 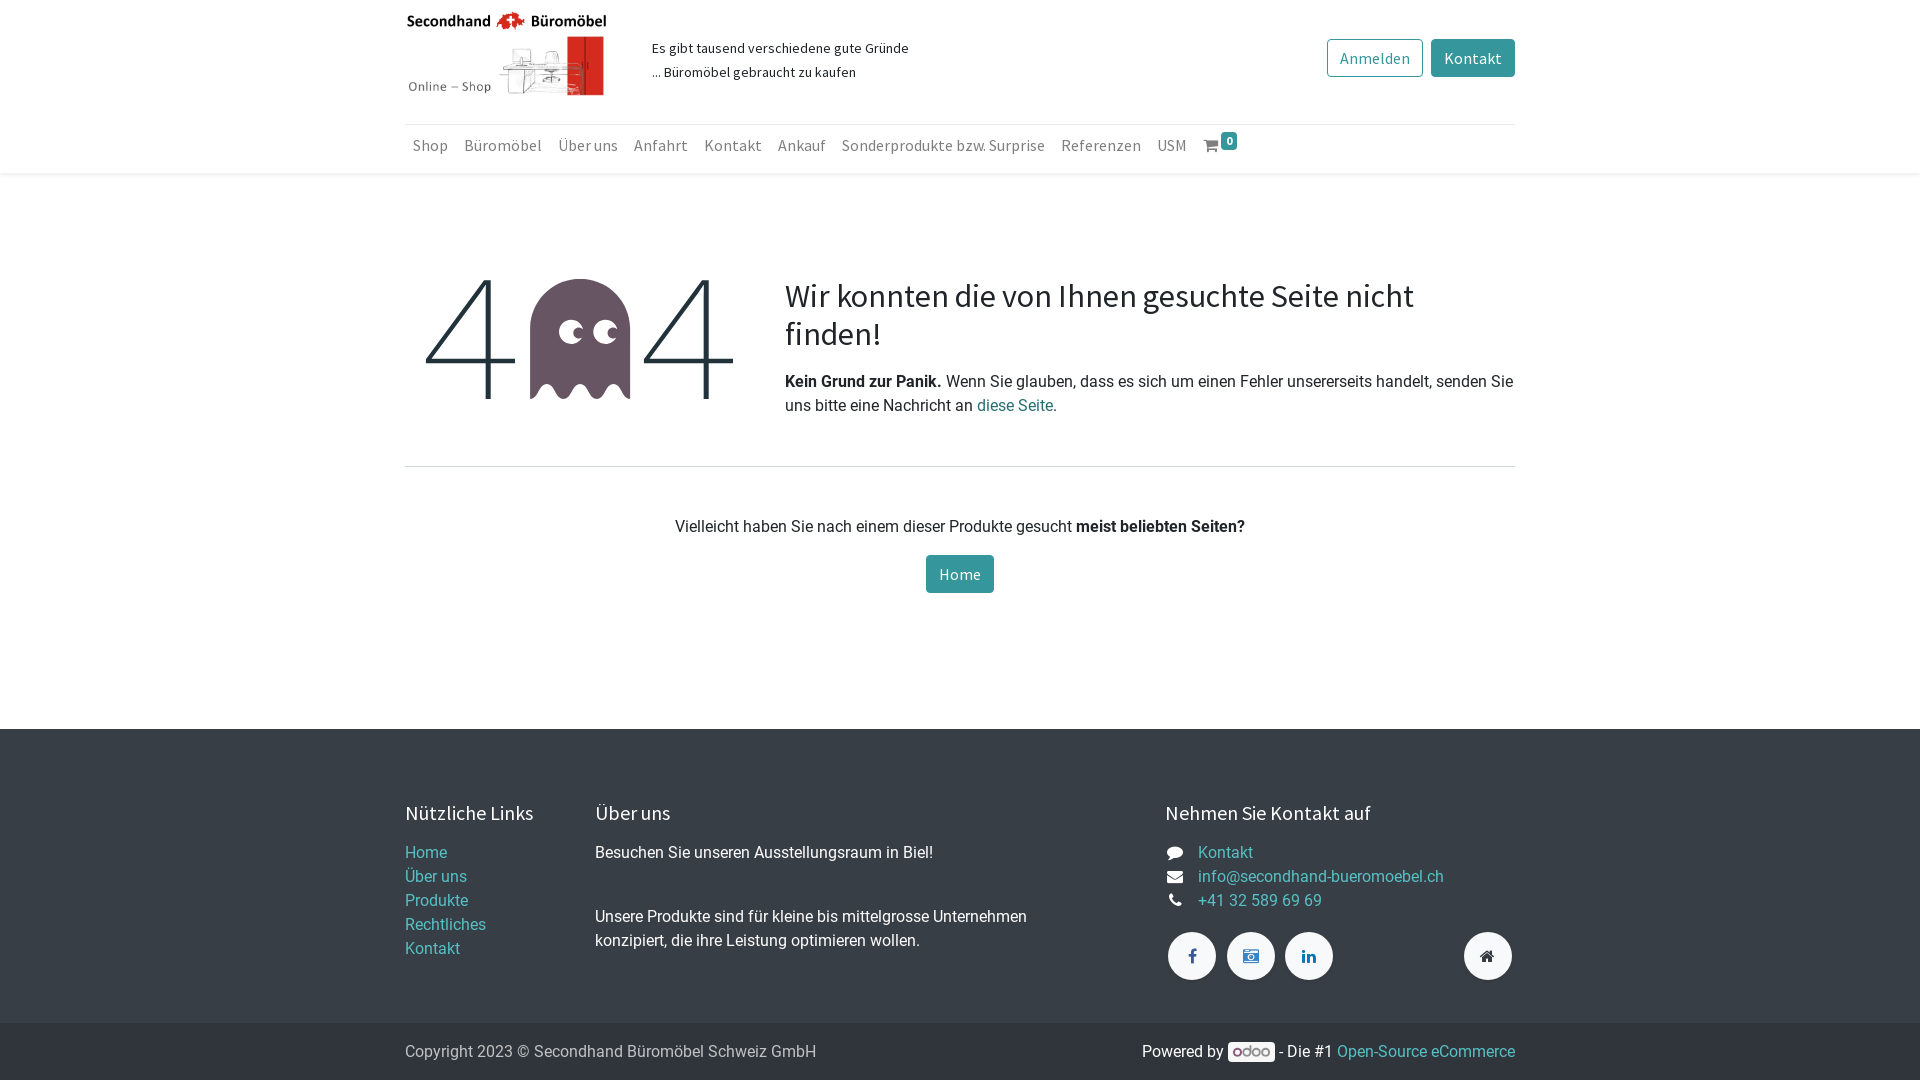 What do you see at coordinates (1424, 1050) in the screenshot?
I see `'Open-Source eCommerce'` at bounding box center [1424, 1050].